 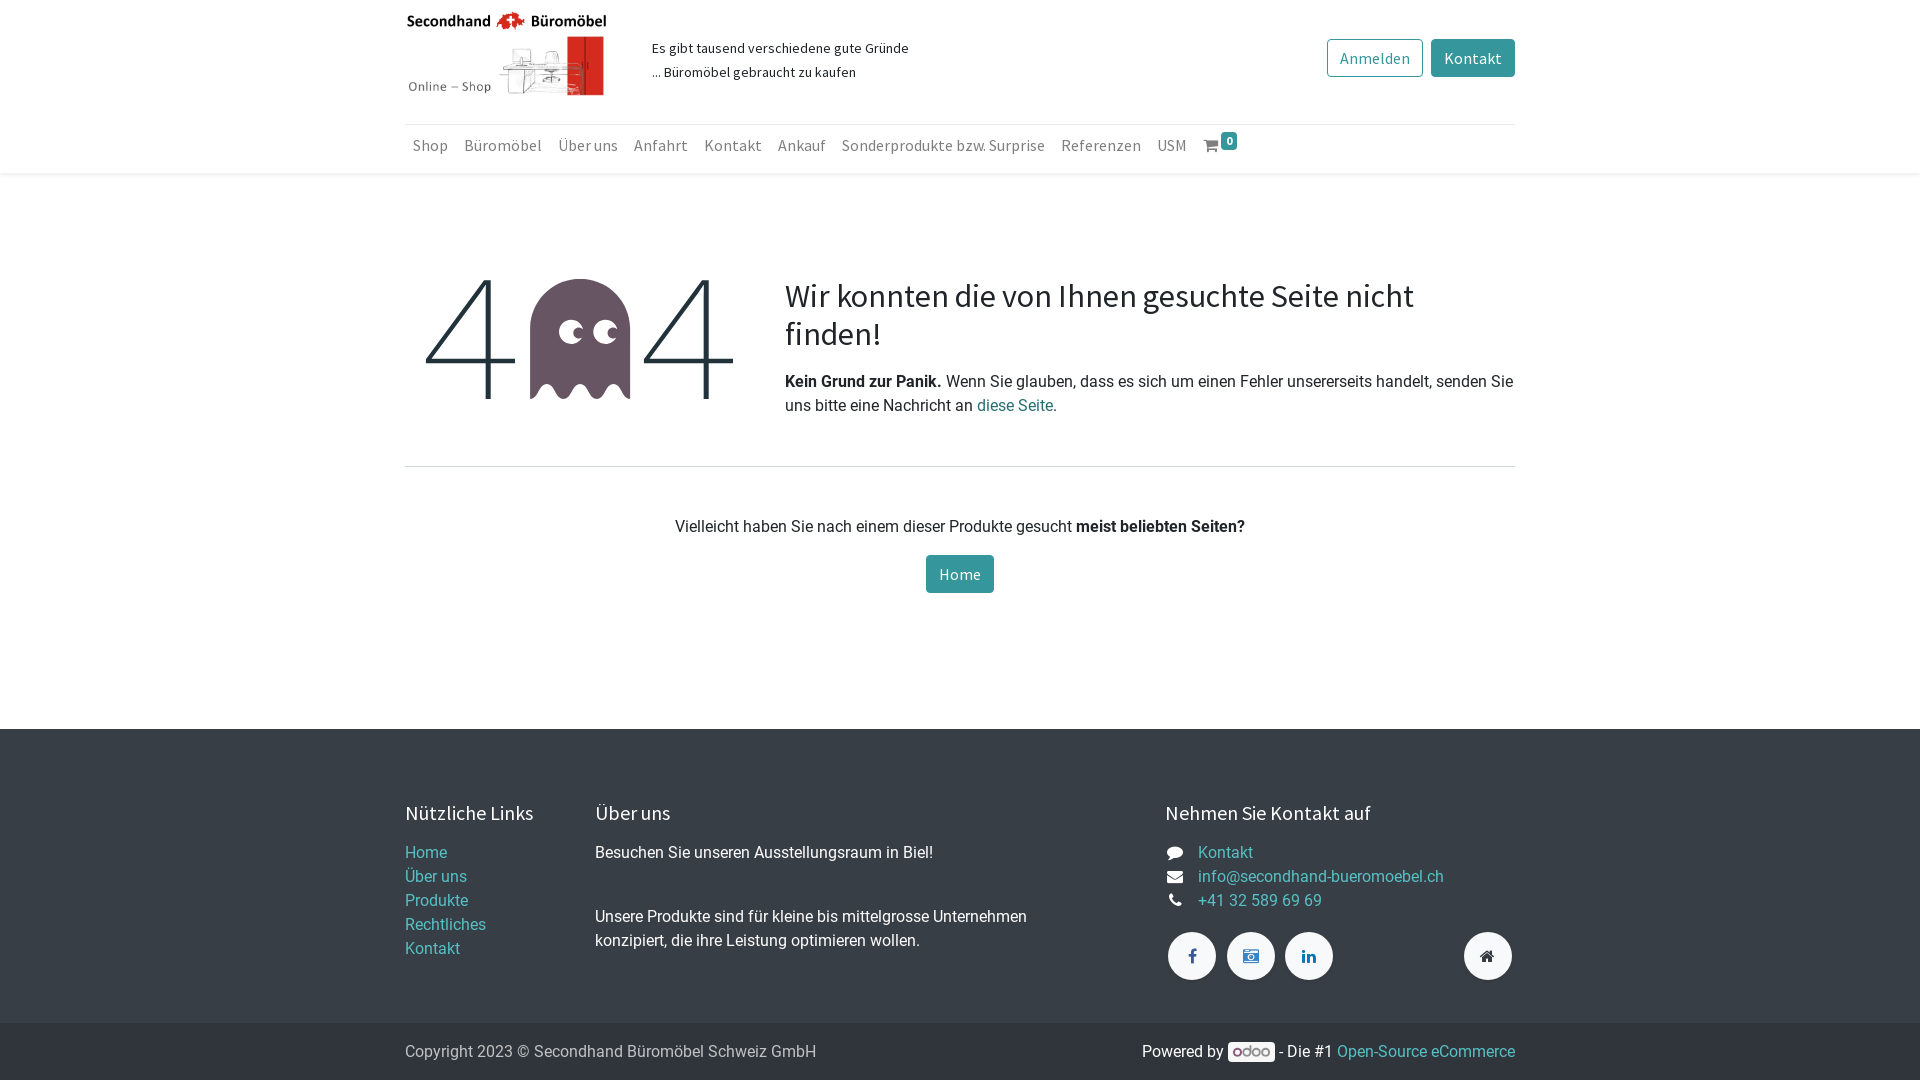 What do you see at coordinates (1424, 1050) in the screenshot?
I see `'Open-Source eCommerce'` at bounding box center [1424, 1050].